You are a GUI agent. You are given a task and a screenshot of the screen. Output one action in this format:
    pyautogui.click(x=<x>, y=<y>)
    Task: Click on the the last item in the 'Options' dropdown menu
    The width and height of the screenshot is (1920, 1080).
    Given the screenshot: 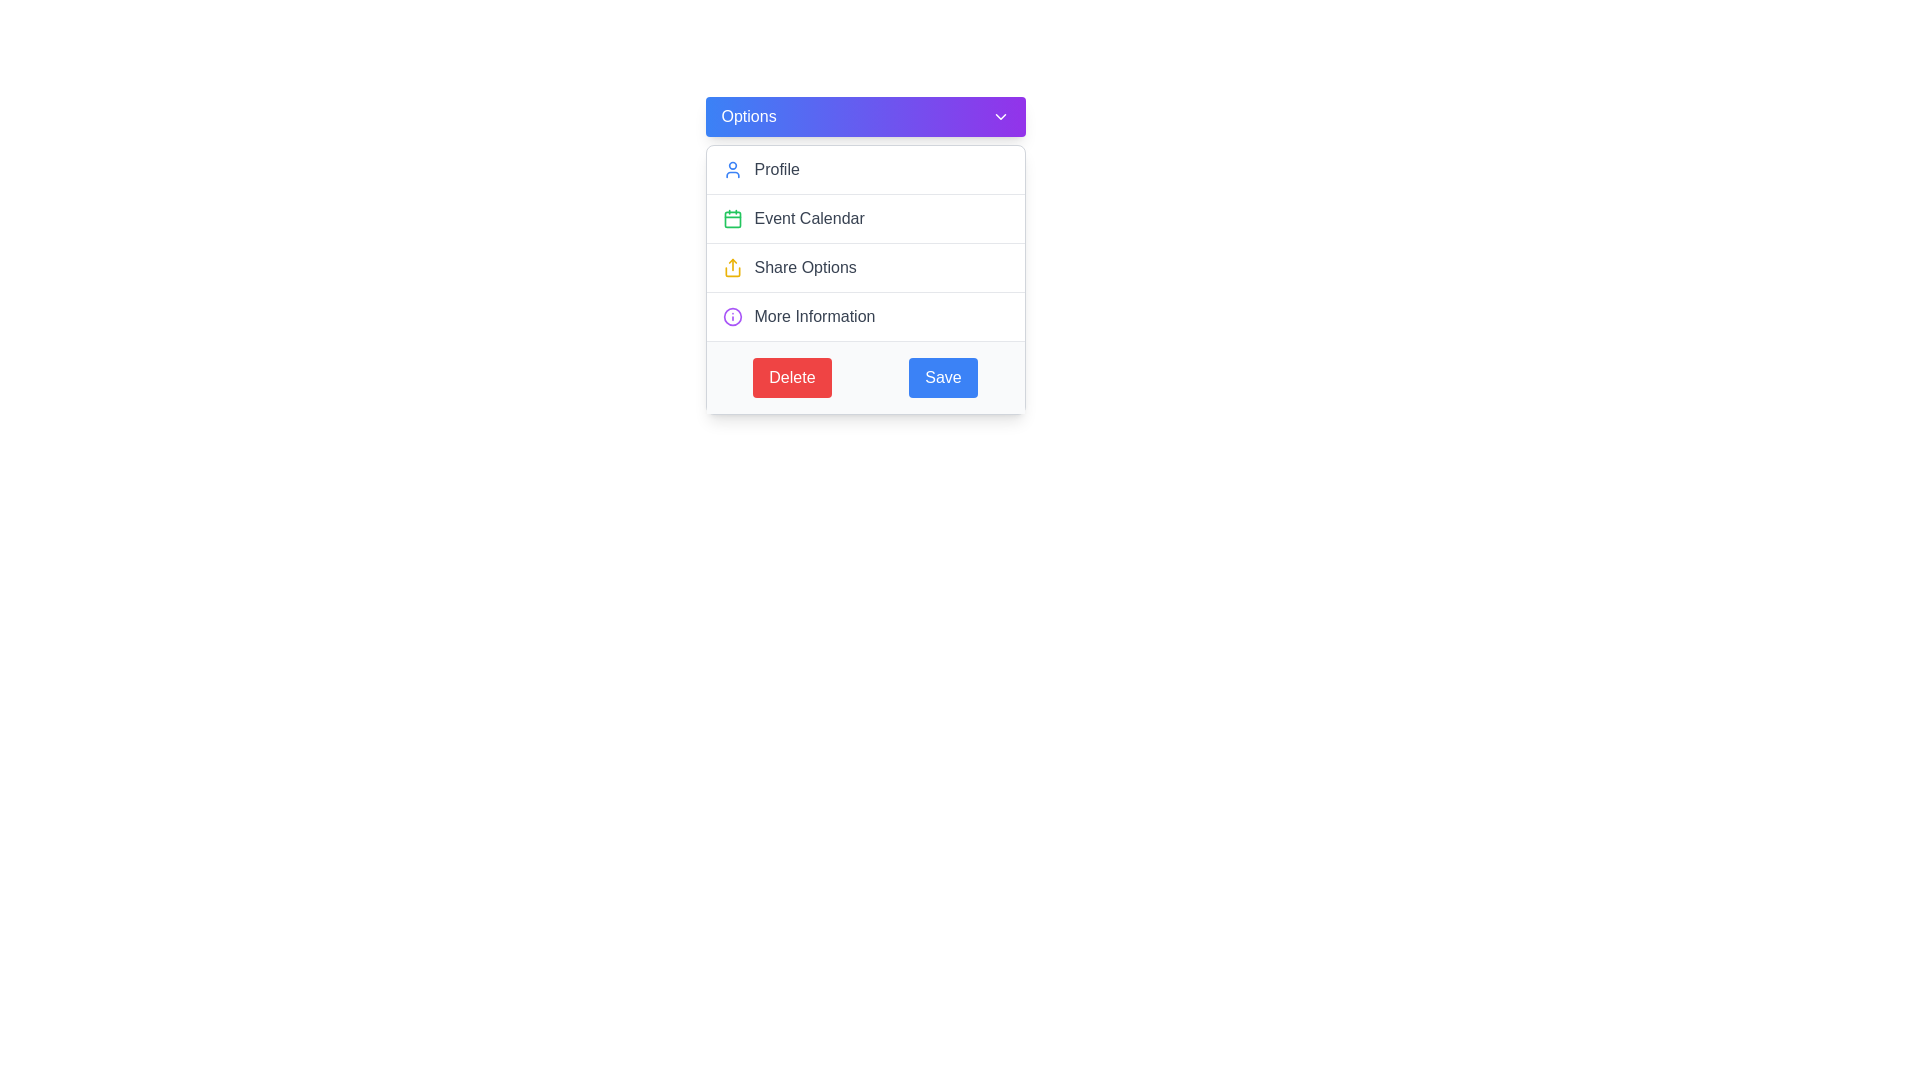 What is the action you would take?
    pyautogui.click(x=865, y=315)
    